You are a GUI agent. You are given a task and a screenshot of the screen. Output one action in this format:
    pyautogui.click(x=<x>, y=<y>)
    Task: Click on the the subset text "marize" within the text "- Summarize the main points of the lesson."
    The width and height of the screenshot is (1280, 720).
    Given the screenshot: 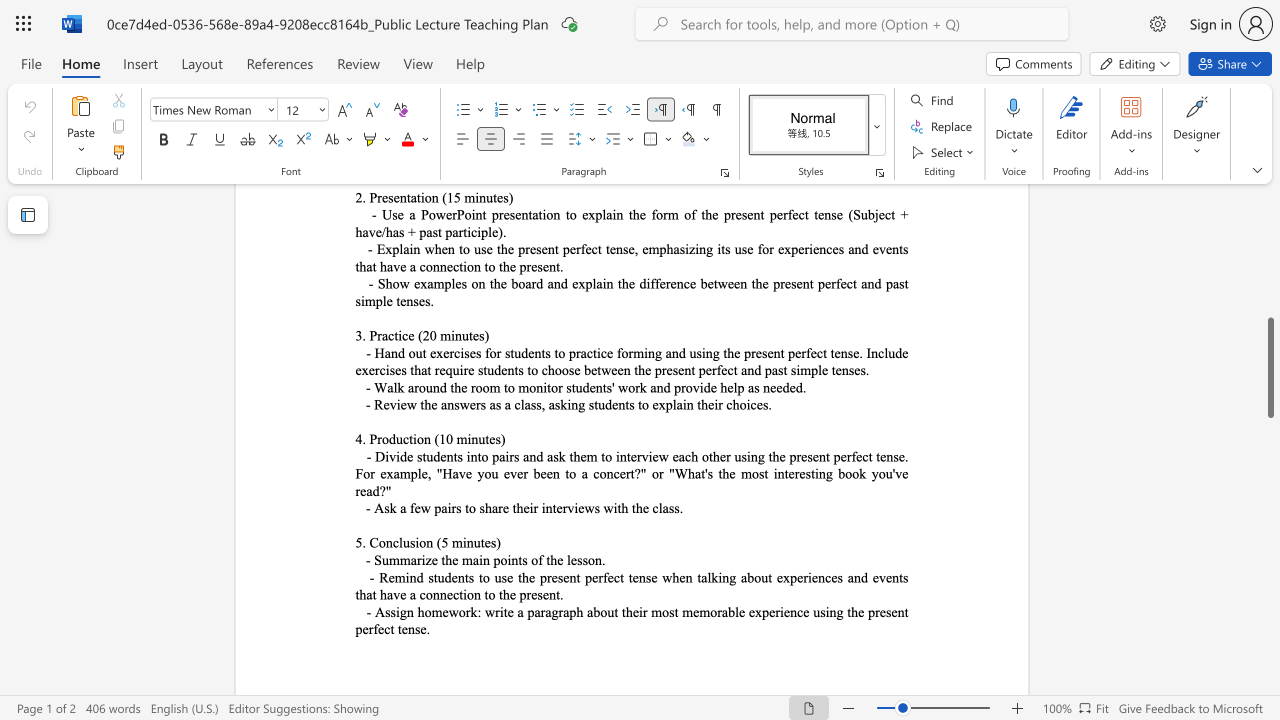 What is the action you would take?
    pyautogui.click(x=399, y=560)
    